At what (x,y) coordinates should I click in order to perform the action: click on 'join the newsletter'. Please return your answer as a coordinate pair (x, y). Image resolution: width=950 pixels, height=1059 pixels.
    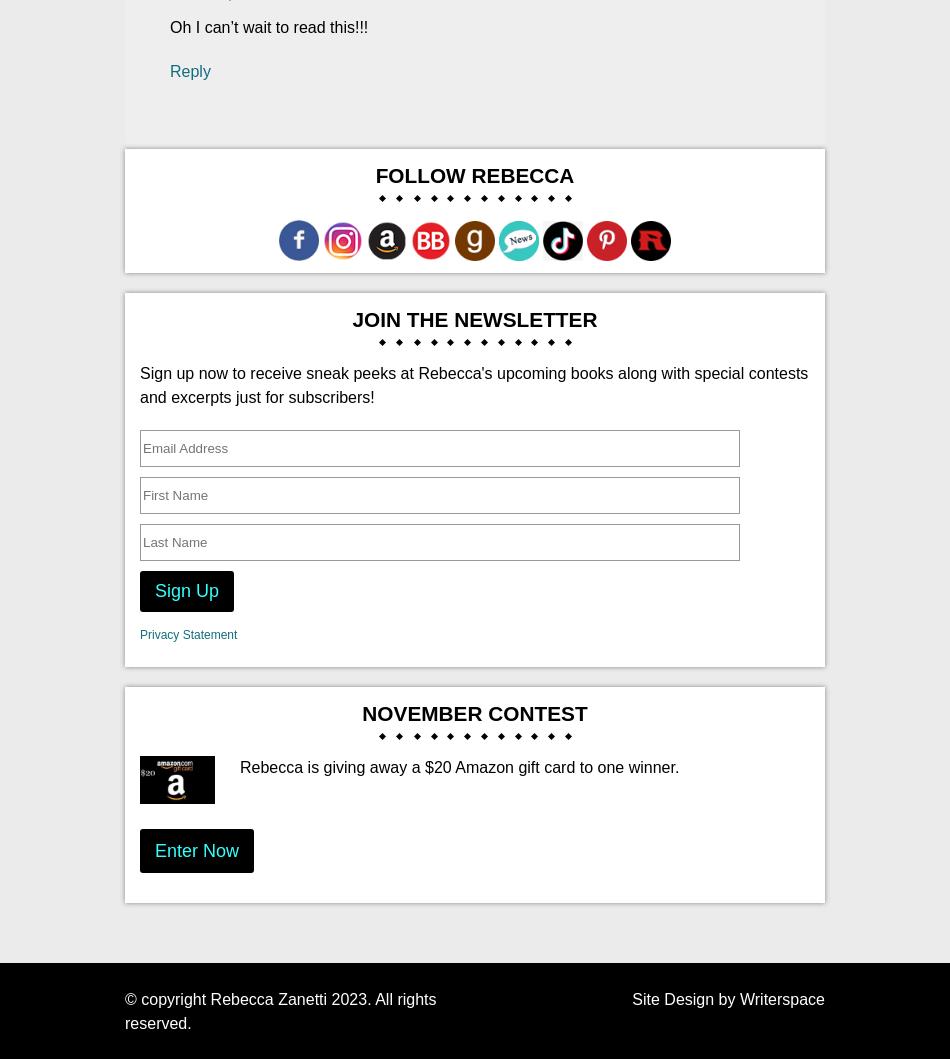
    Looking at the image, I should click on (473, 318).